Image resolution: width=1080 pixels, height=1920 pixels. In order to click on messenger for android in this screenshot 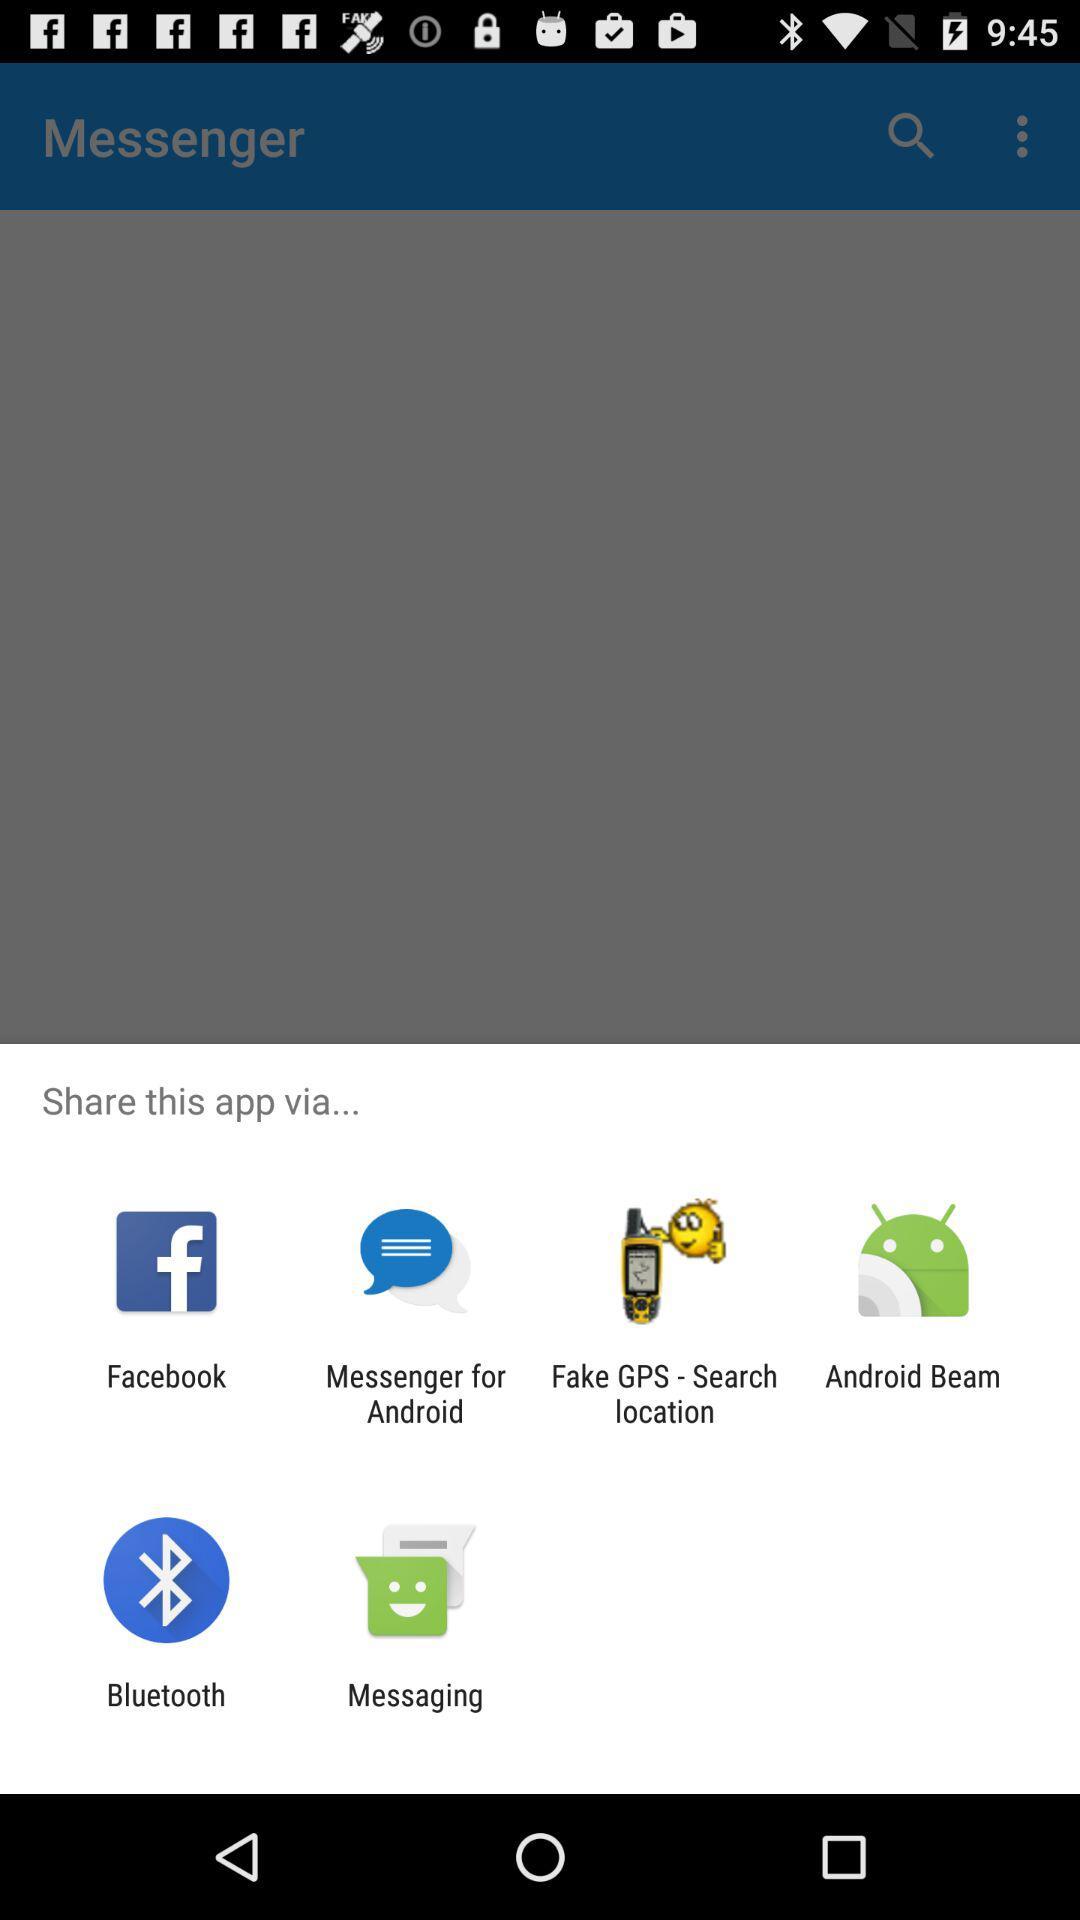, I will do `click(414, 1392)`.